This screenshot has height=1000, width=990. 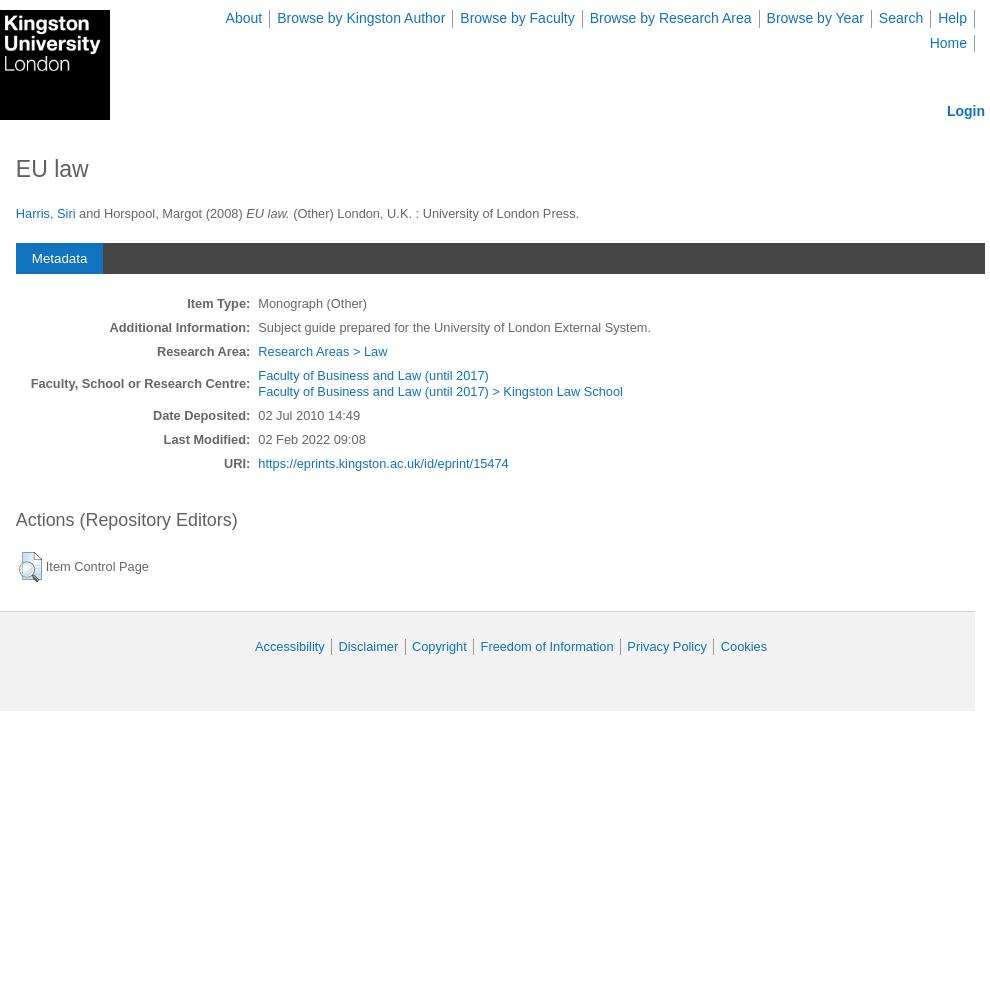 What do you see at coordinates (459, 18) in the screenshot?
I see `'Browse by Faculty'` at bounding box center [459, 18].